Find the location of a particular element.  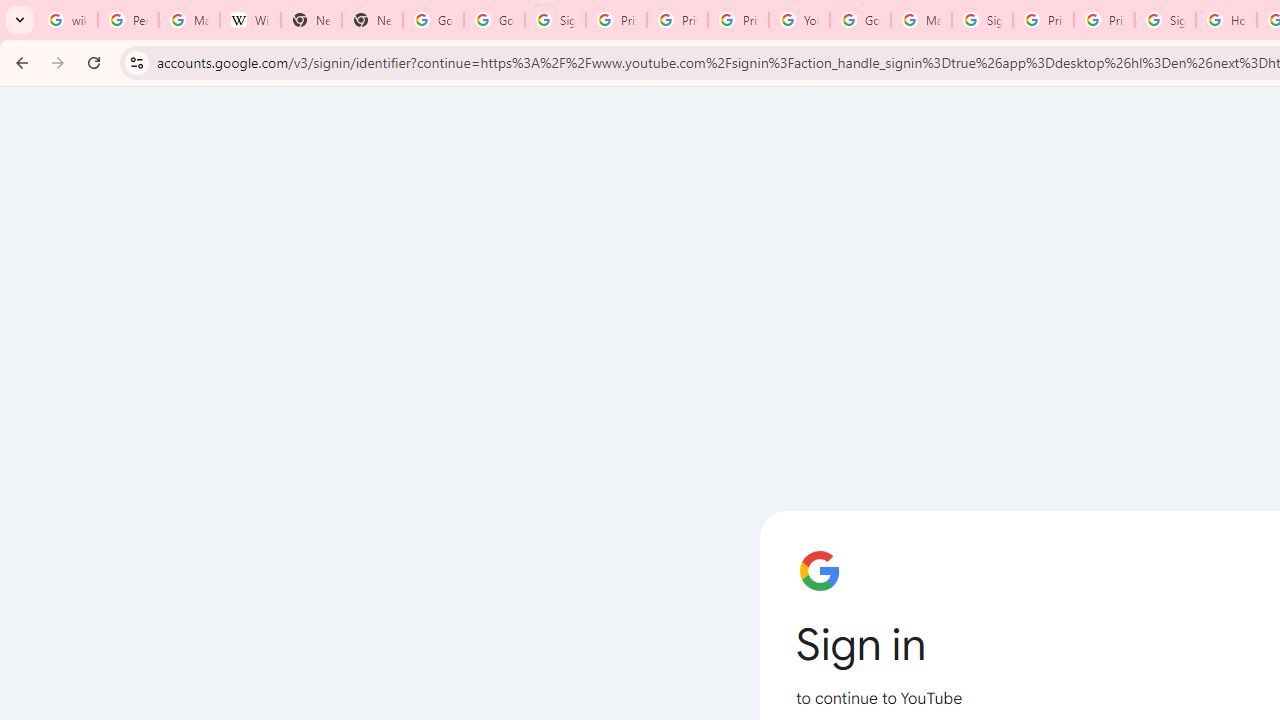

'Wikipedia:Edit requests - Wikipedia' is located at coordinates (249, 20).